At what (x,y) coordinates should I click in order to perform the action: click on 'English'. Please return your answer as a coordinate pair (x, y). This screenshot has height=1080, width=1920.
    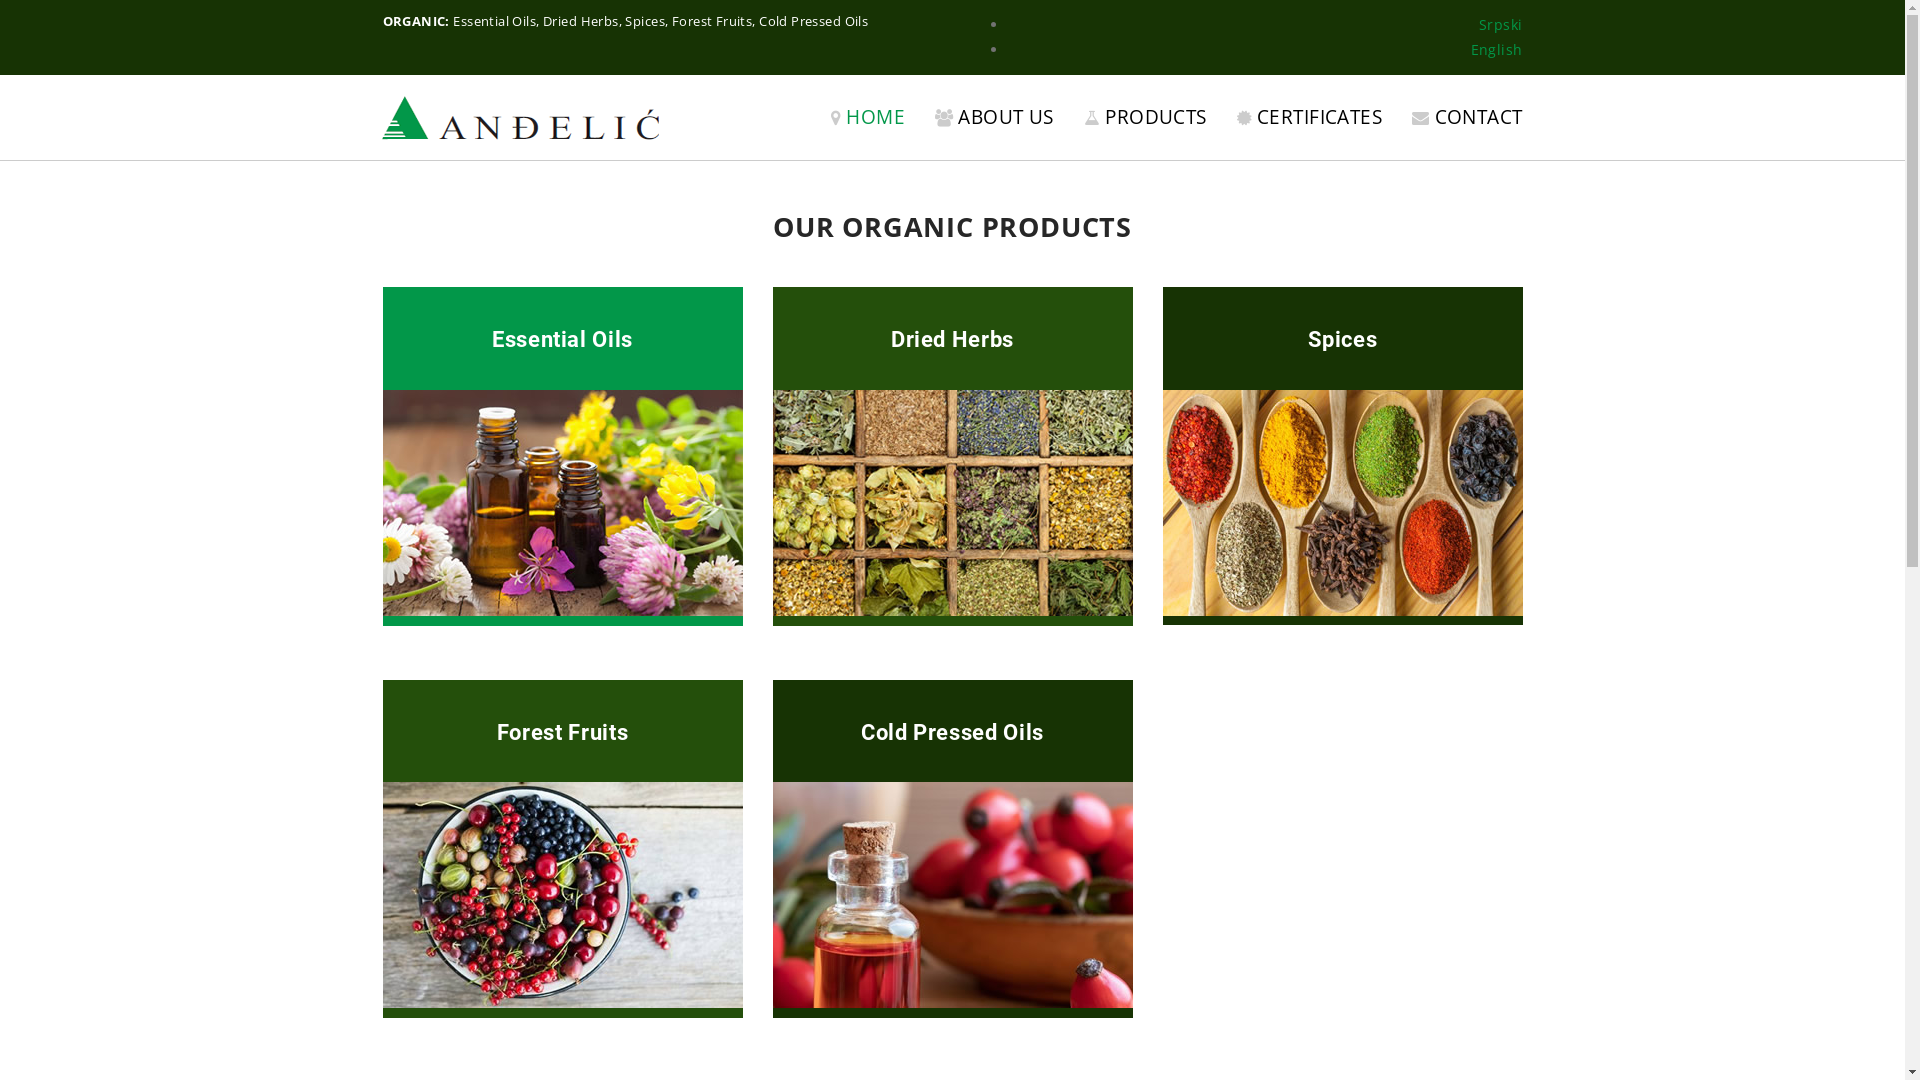
    Looking at the image, I should click on (1497, 48).